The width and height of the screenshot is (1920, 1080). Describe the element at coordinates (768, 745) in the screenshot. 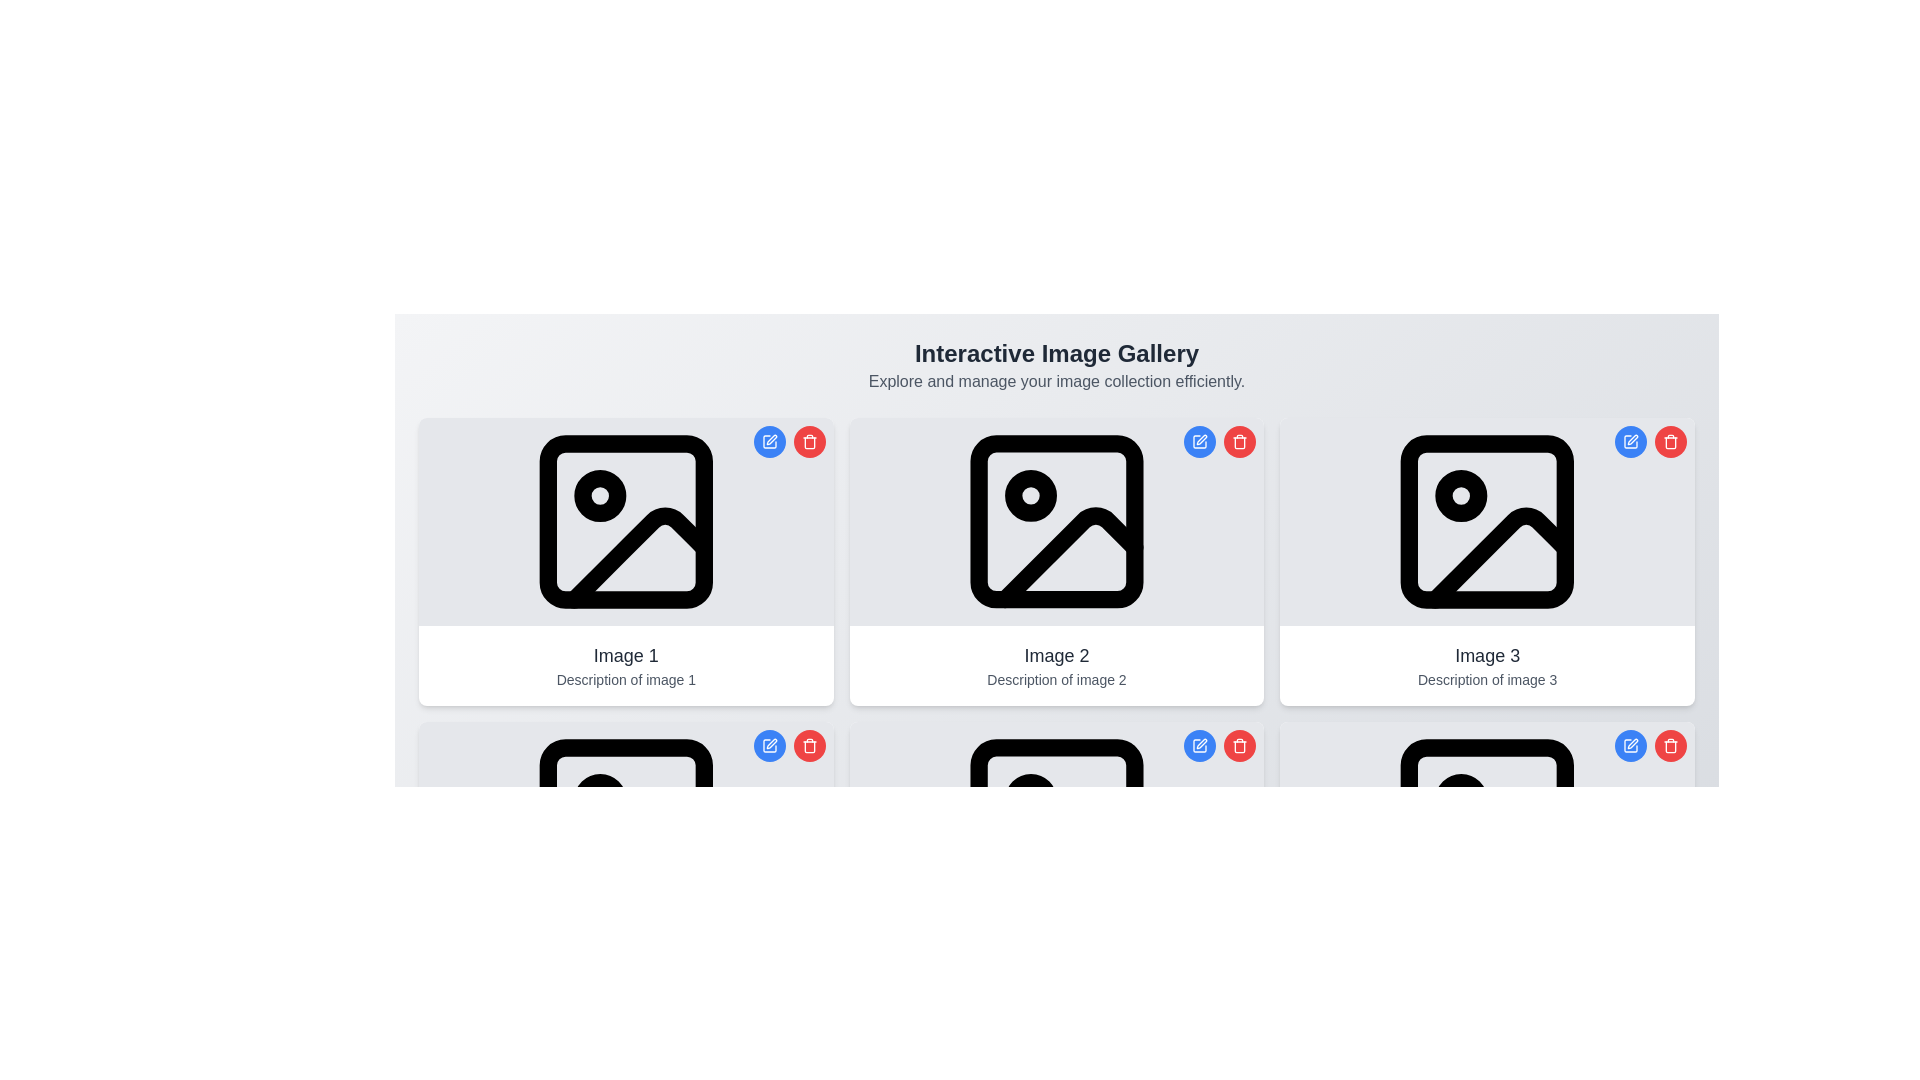

I see `the small square-shaped icon with a pen-like drawing inside it, located at the top right corner of the card labeled as Image 2, to initiate the edit function` at that location.